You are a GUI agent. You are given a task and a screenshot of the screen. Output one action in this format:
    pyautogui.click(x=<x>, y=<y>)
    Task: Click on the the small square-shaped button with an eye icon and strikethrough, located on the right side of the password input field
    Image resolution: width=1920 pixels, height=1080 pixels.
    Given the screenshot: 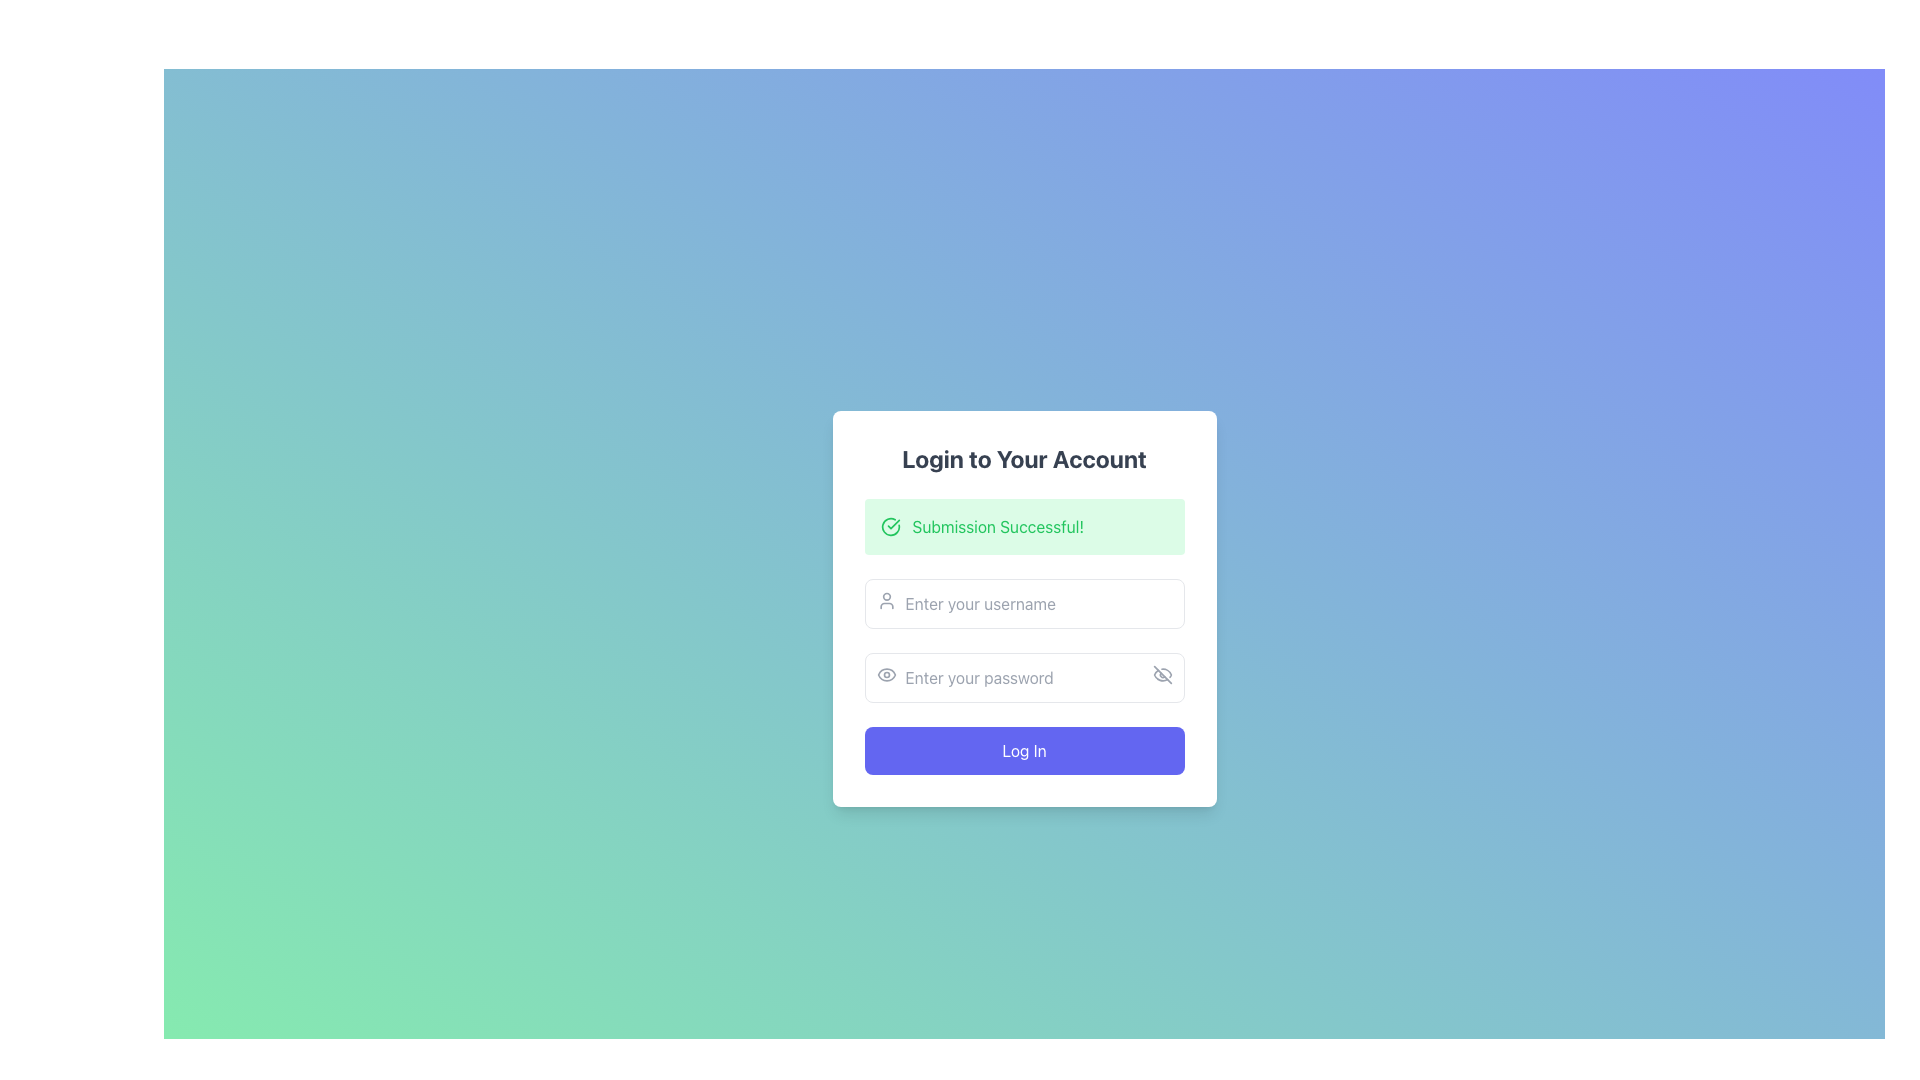 What is the action you would take?
    pyautogui.click(x=1162, y=675)
    